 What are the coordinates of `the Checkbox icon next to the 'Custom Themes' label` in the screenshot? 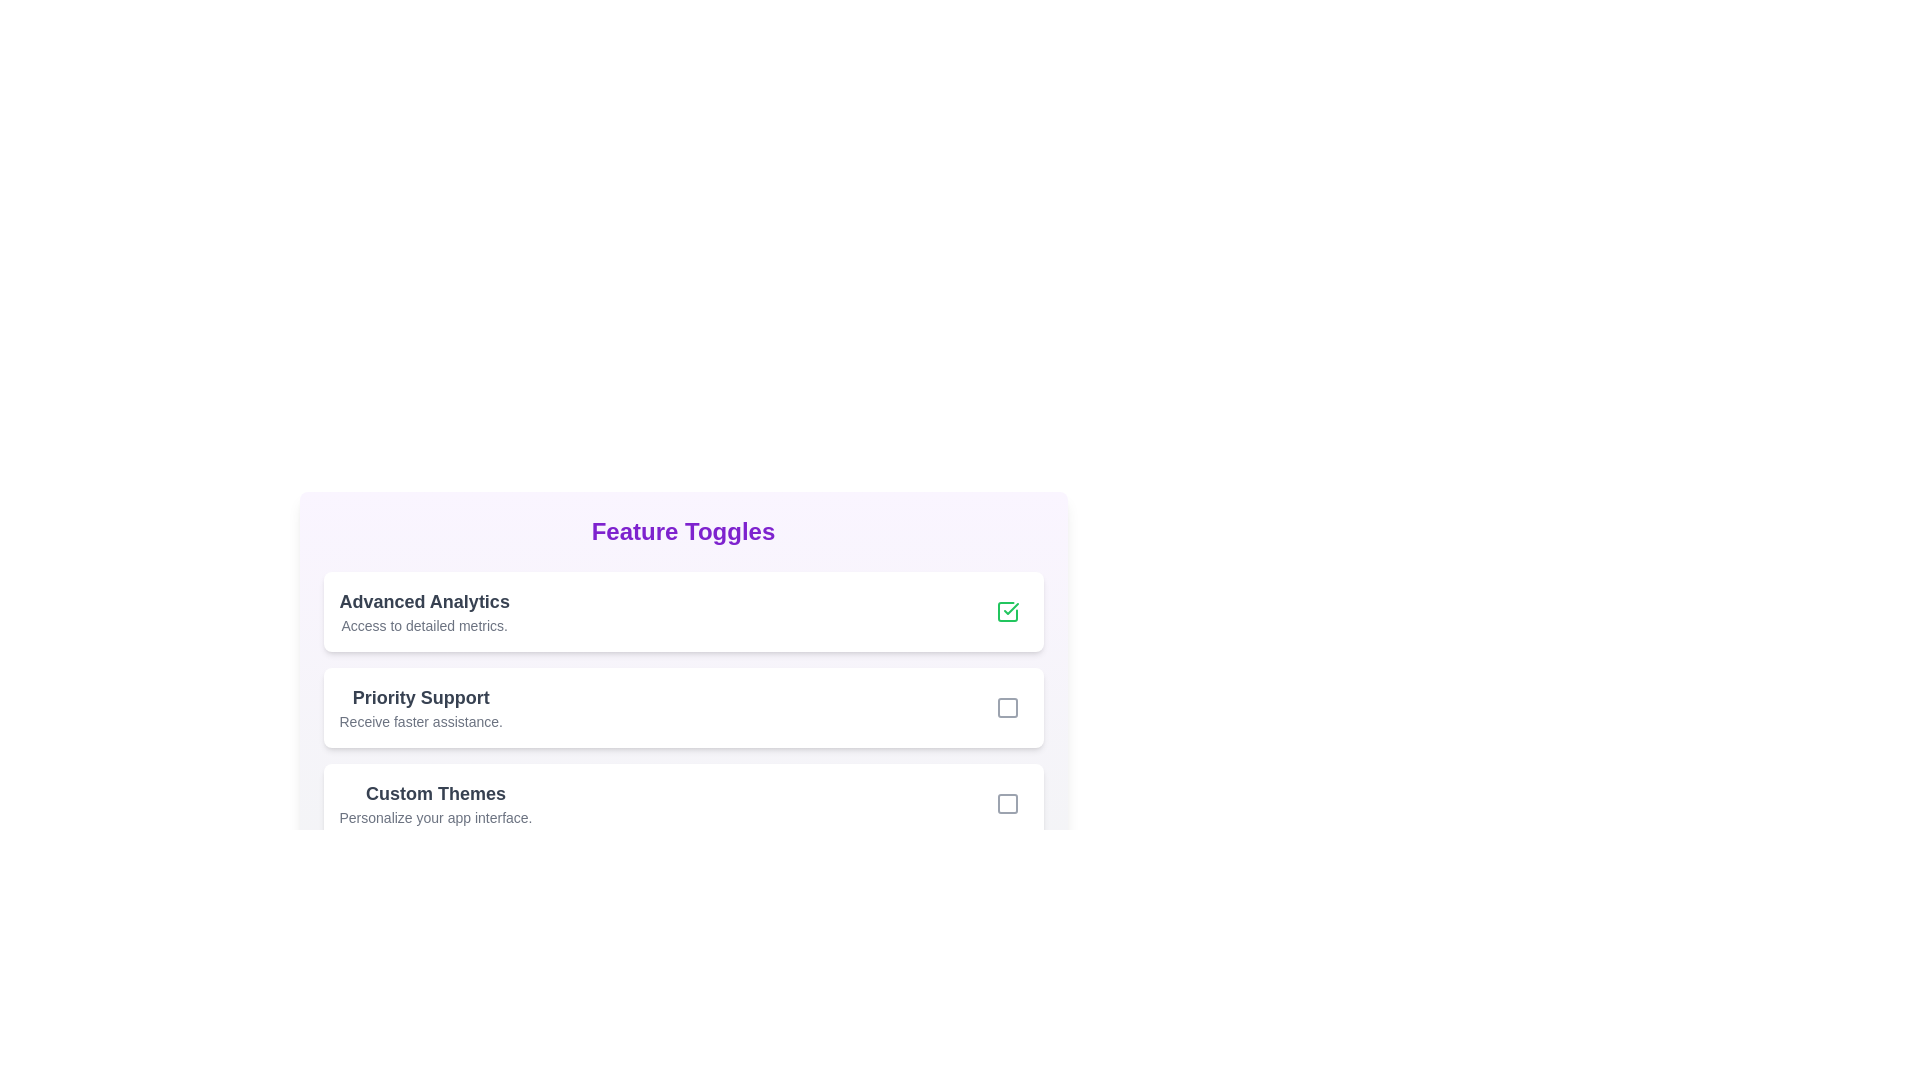 It's located at (1007, 802).